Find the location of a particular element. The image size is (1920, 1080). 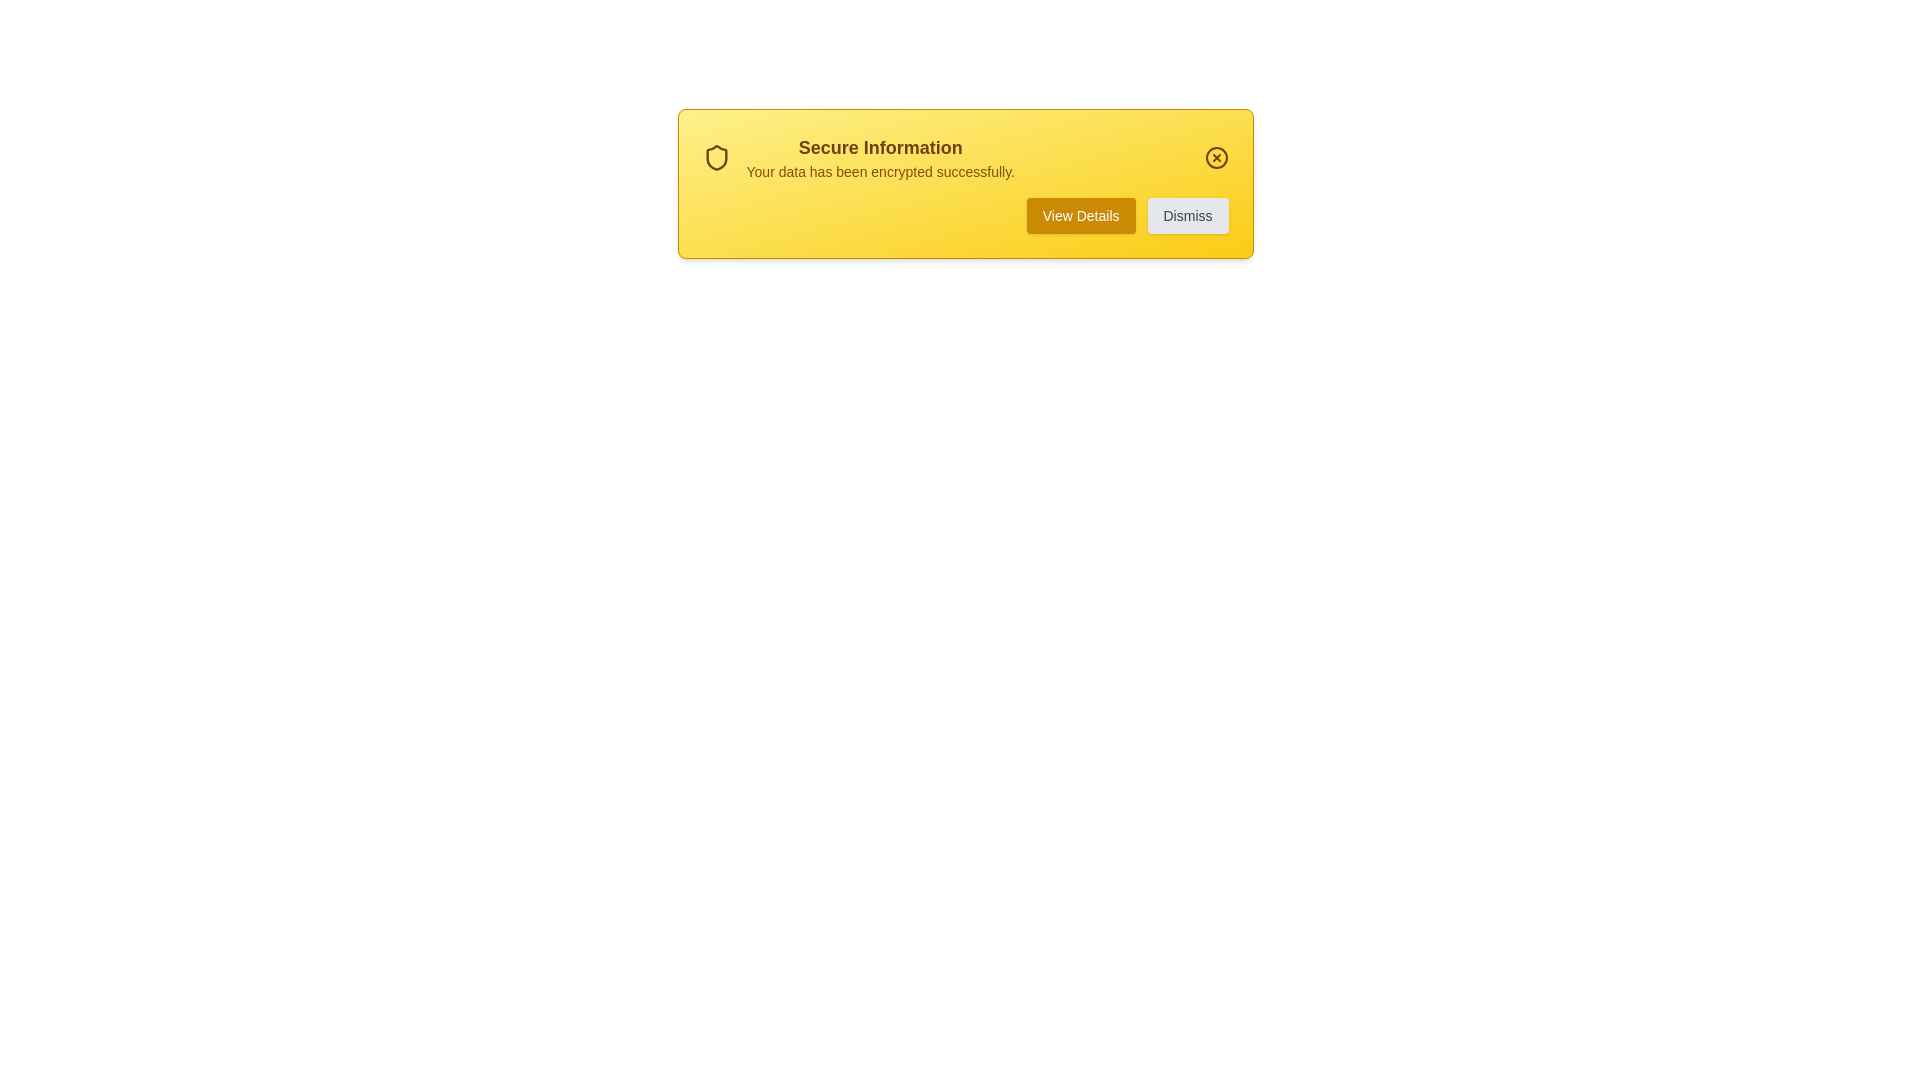

the 'Close Notification' button is located at coordinates (1215, 157).